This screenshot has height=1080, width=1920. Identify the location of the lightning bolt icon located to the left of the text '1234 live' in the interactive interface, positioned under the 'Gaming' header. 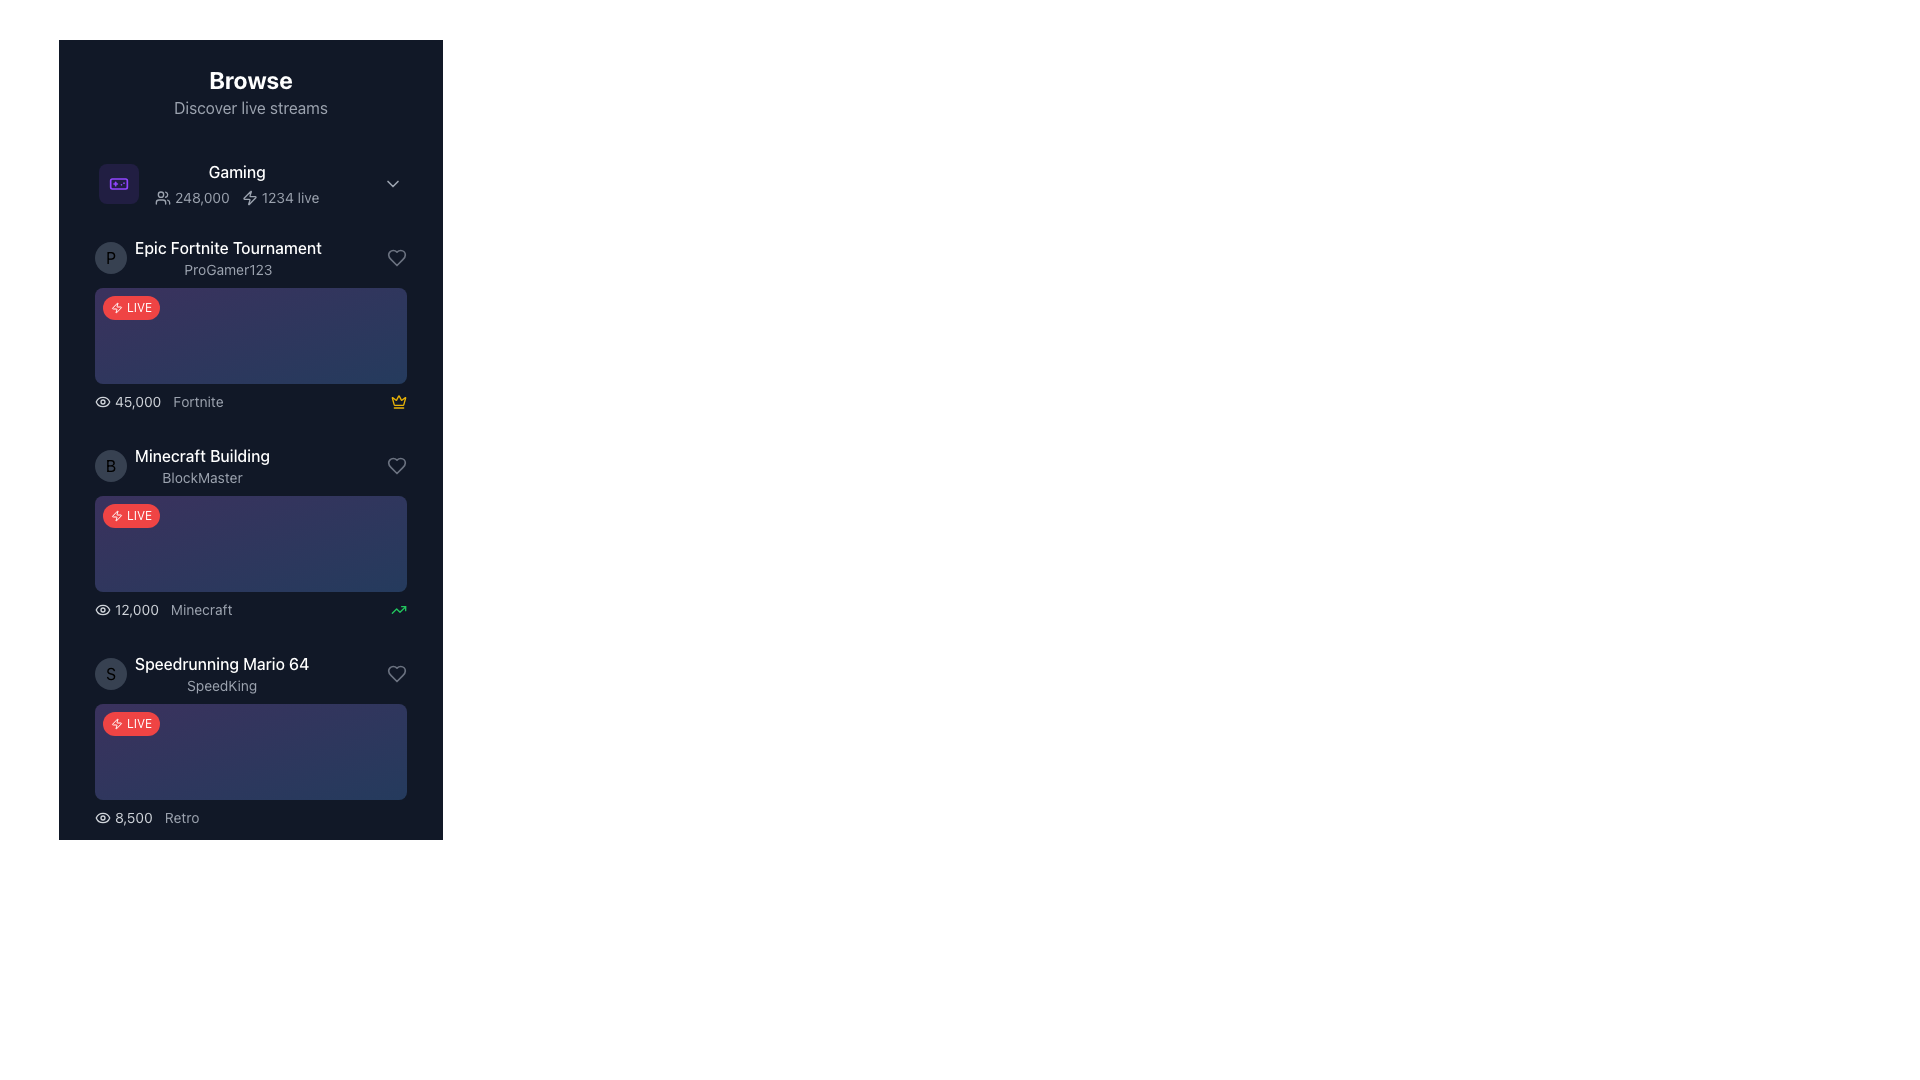
(248, 197).